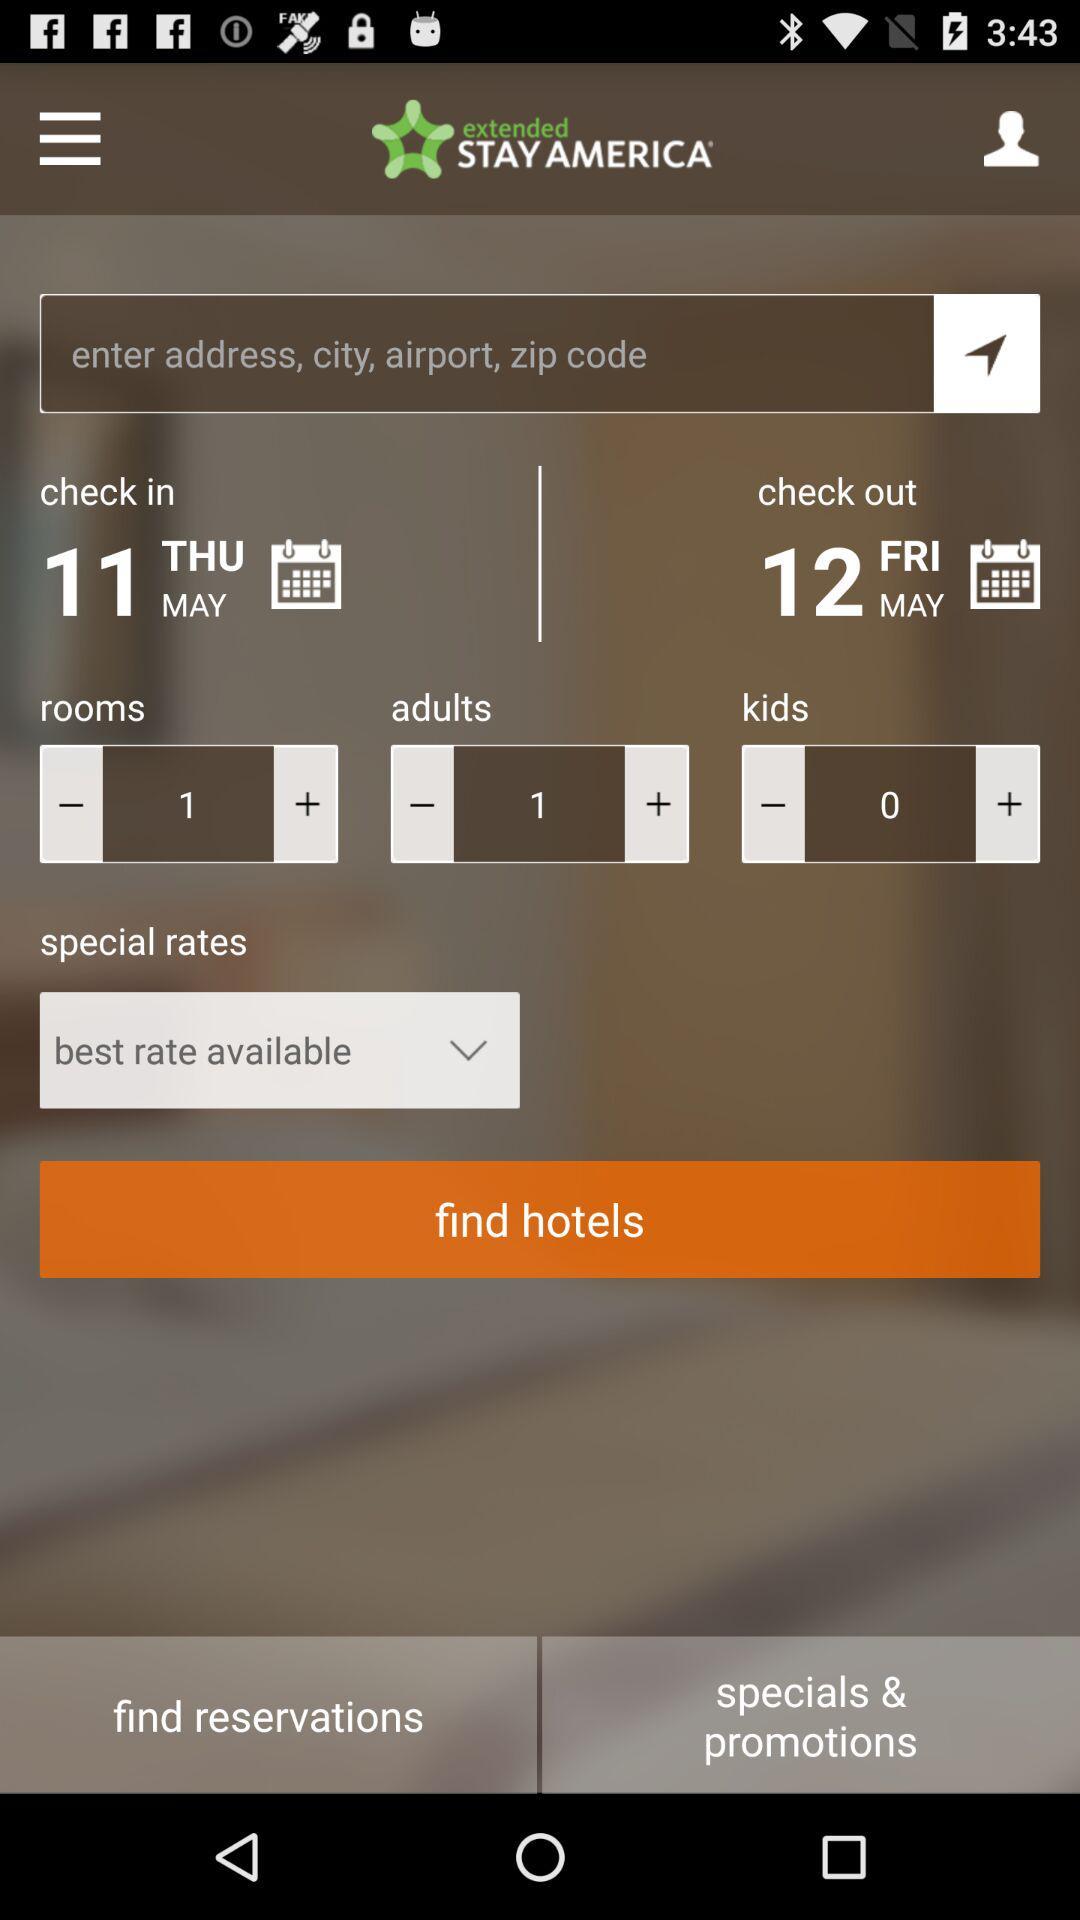 This screenshot has height=1920, width=1080. I want to click on decrease the adults points, so click(421, 803).